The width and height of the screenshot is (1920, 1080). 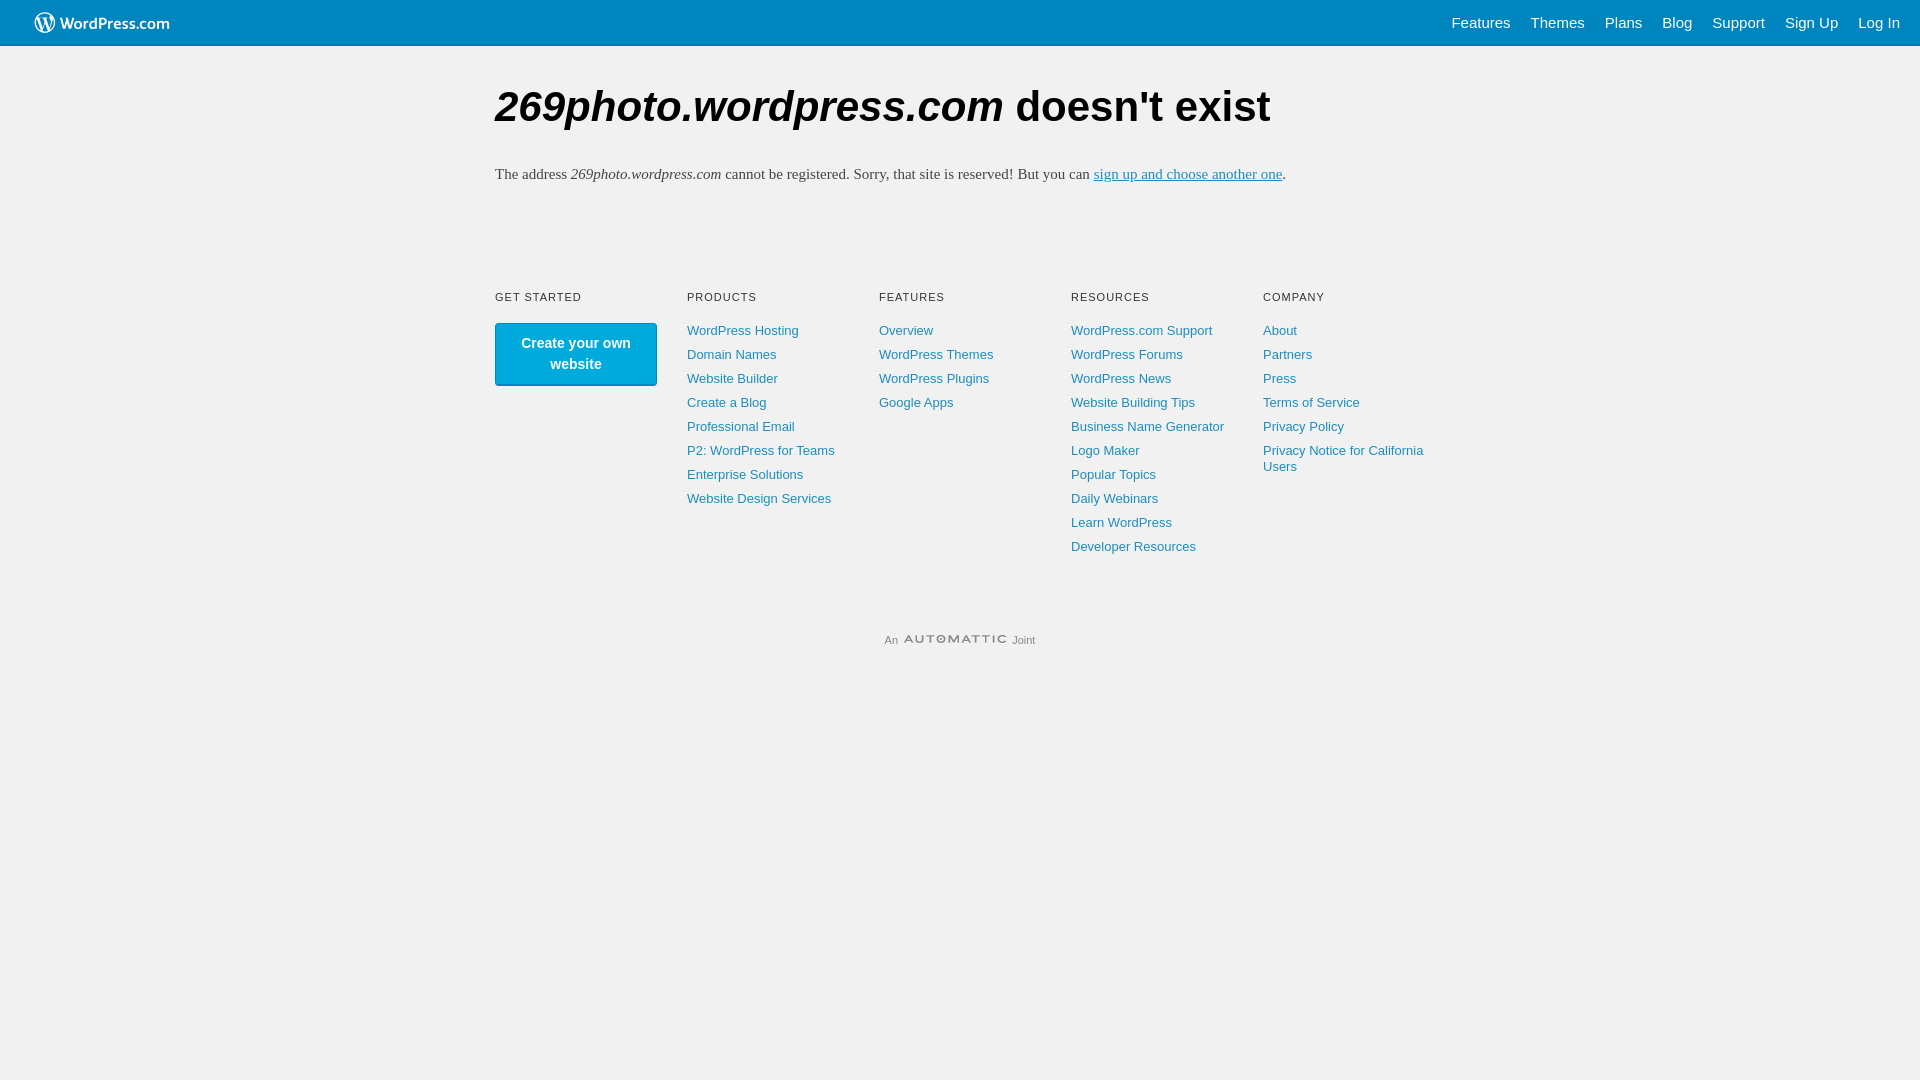 What do you see at coordinates (1113, 497) in the screenshot?
I see `'Daily Webinars'` at bounding box center [1113, 497].